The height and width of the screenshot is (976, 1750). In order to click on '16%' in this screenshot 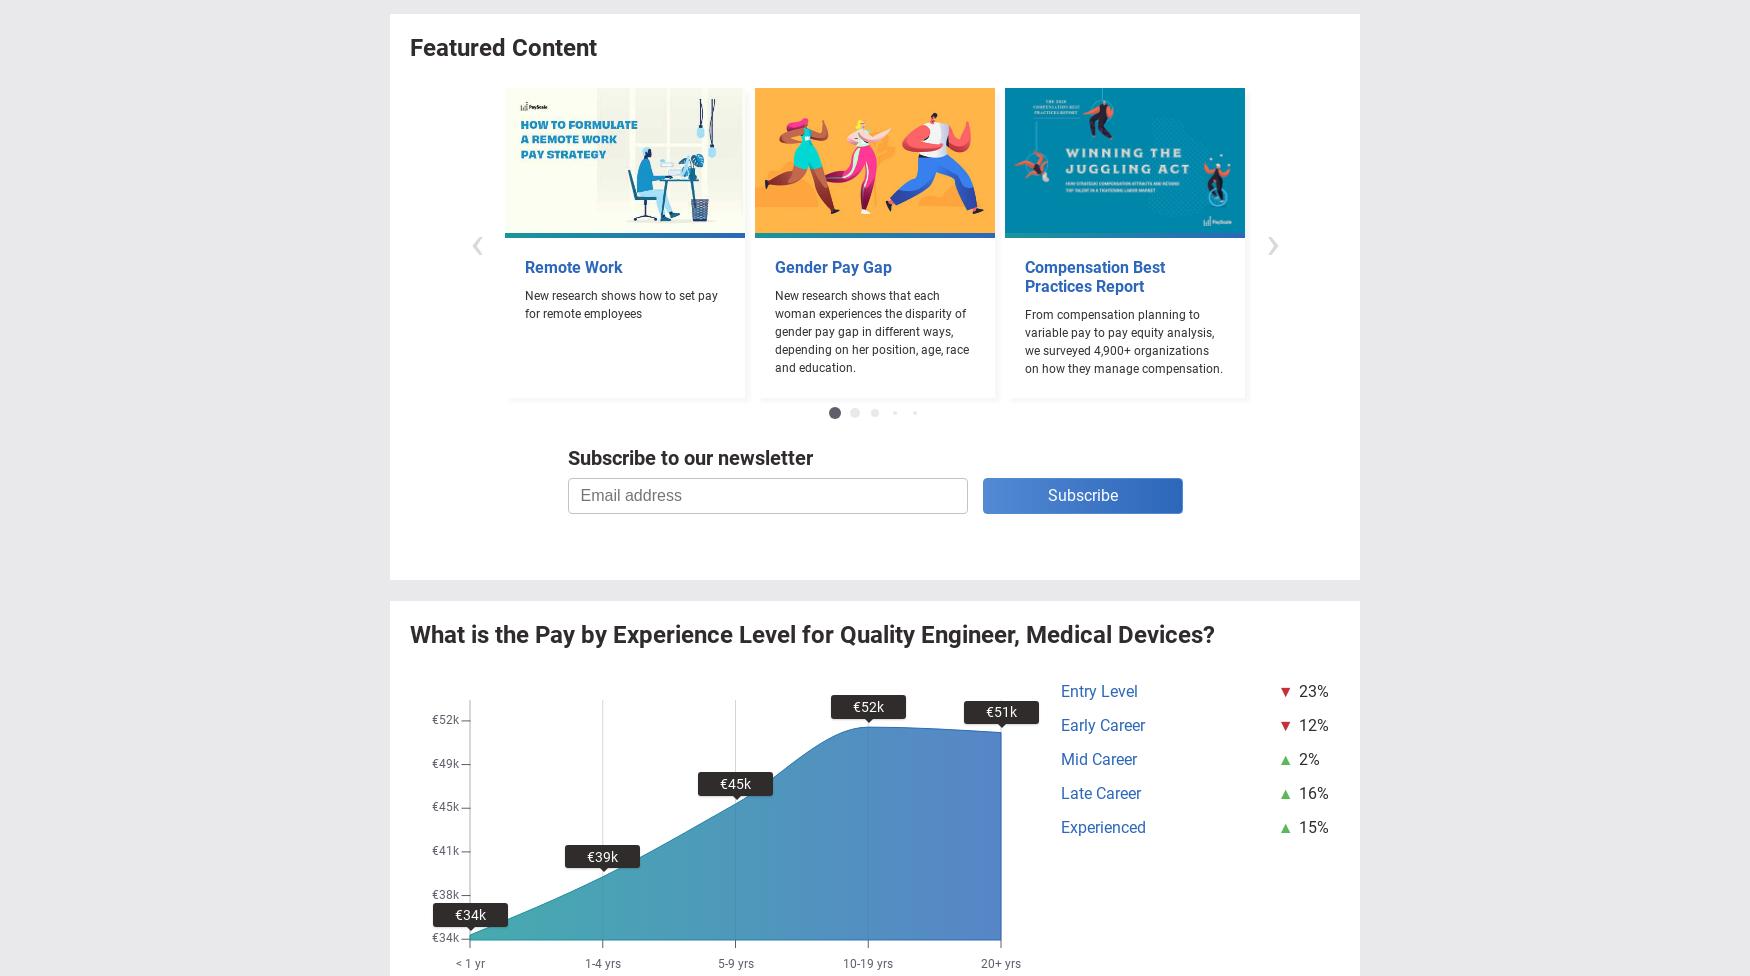, I will do `click(1312, 792)`.